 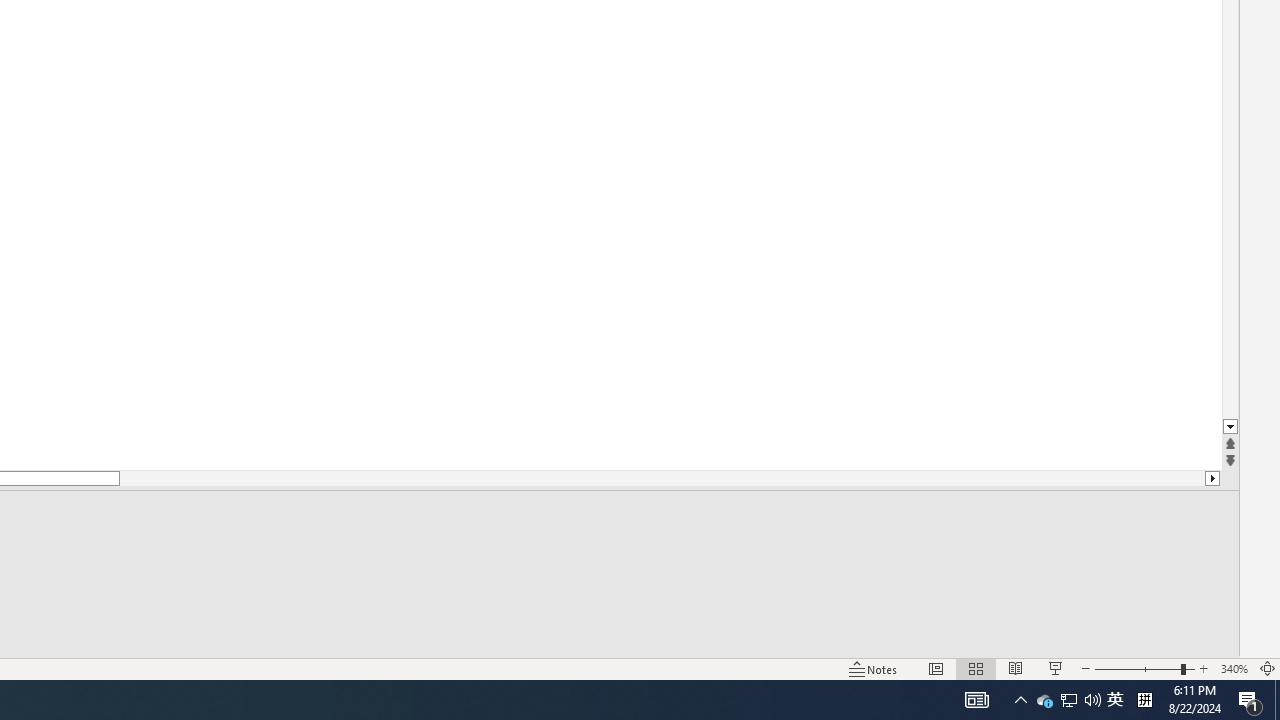 I want to click on 'Zoom 340%', so click(x=1233, y=669).